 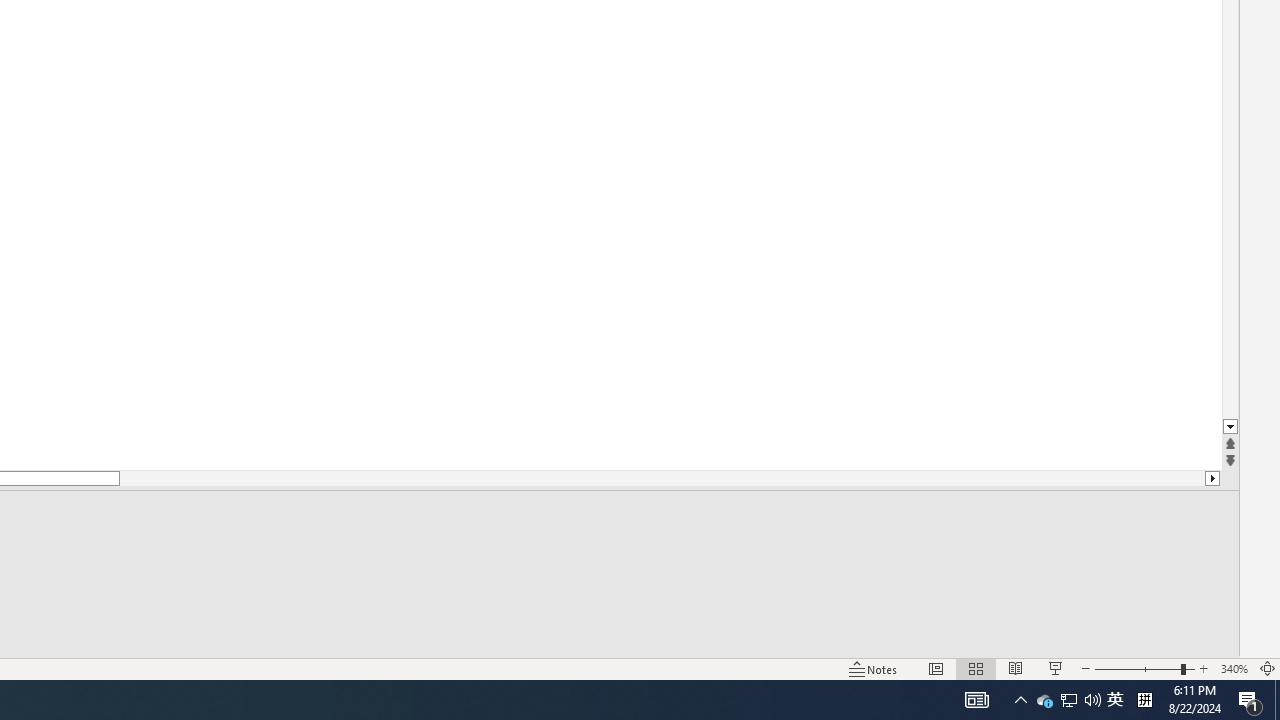 I want to click on 'Zoom 340%', so click(x=1233, y=669).